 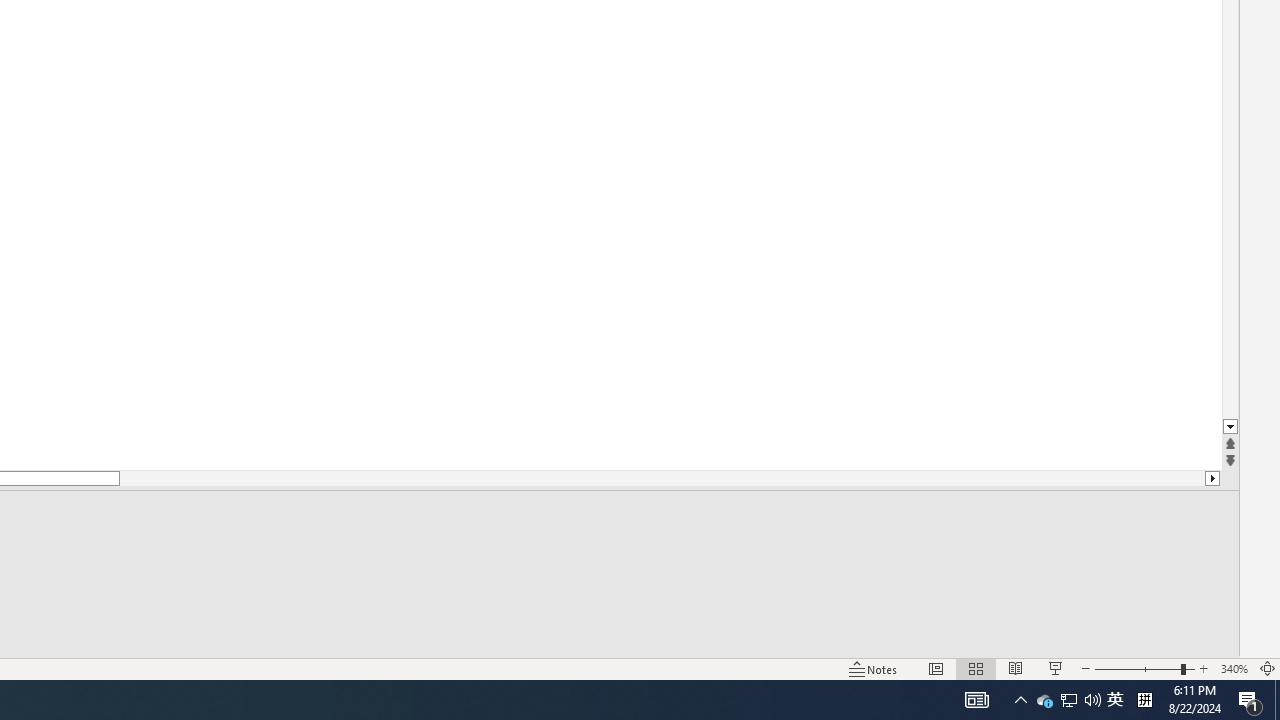 I want to click on 'Zoom 340%', so click(x=1233, y=669).